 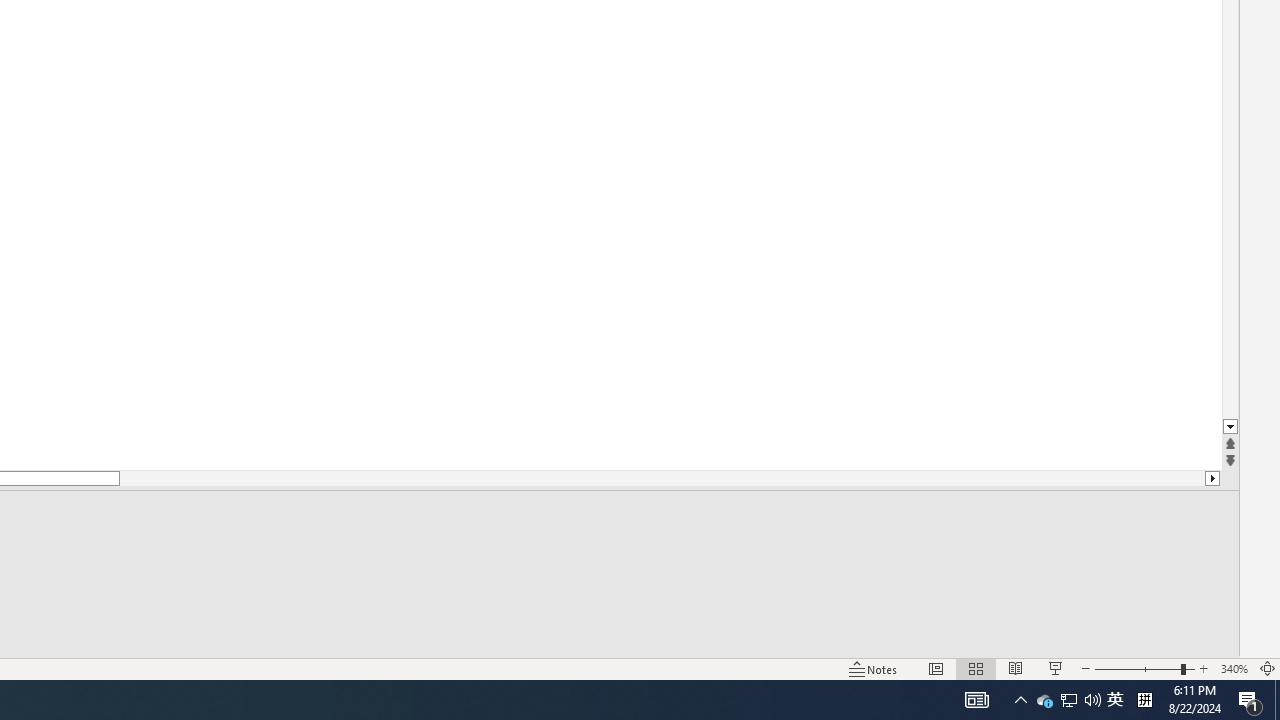 I want to click on 'Zoom 340%', so click(x=1233, y=669).